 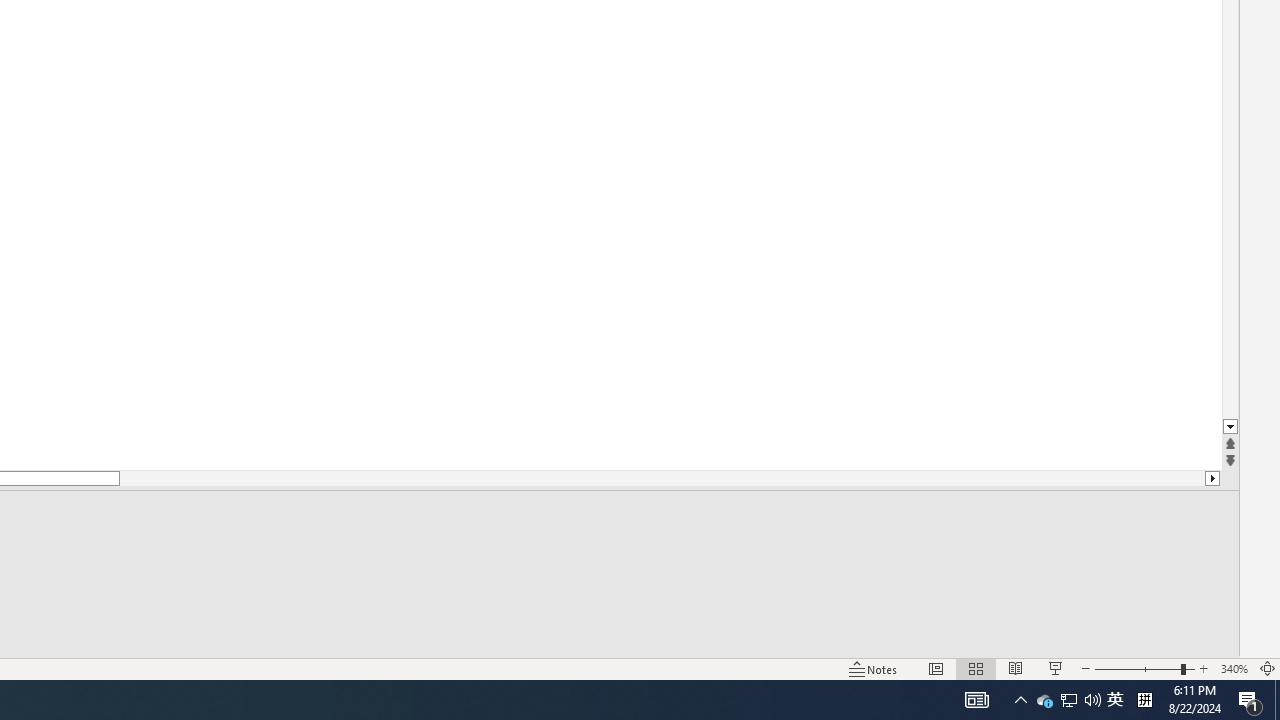 I want to click on 'Zoom 340%', so click(x=1233, y=669).